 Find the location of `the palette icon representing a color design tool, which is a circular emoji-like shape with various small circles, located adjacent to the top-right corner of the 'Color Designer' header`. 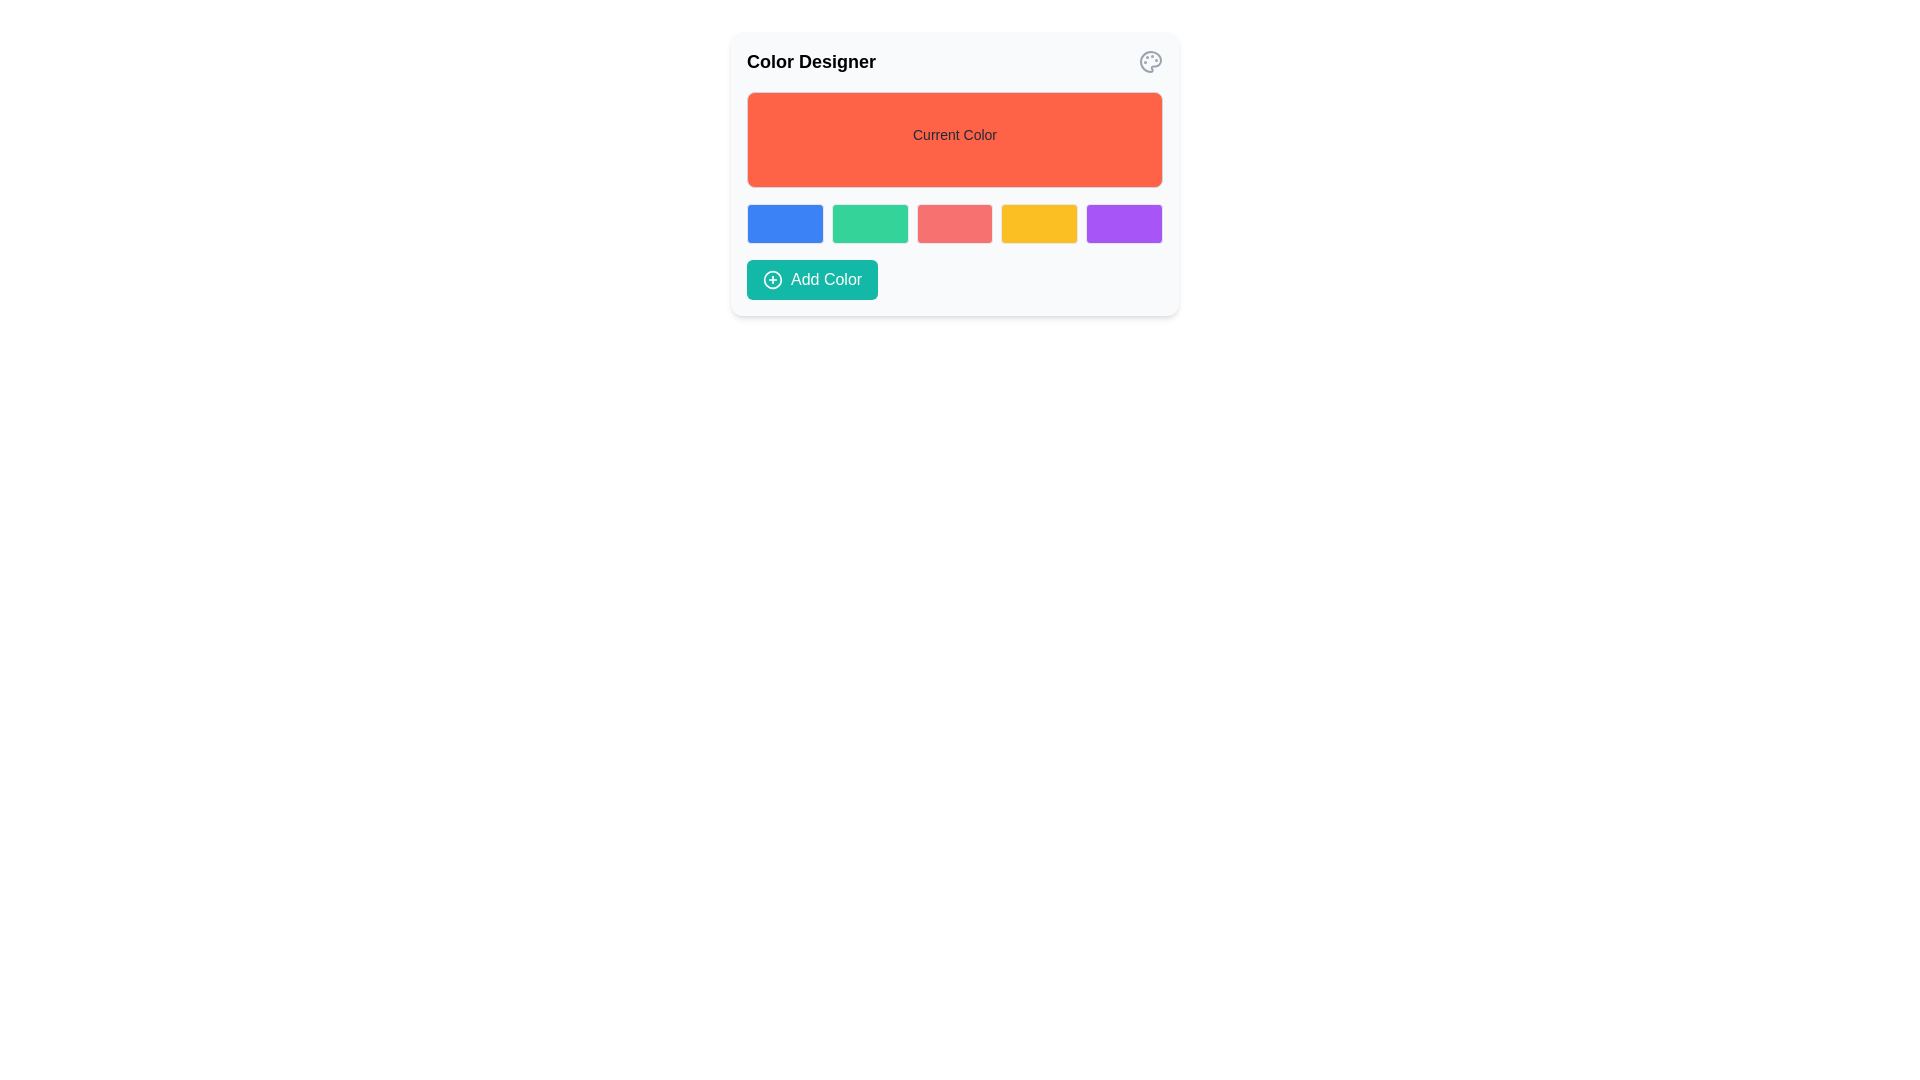

the palette icon representing a color design tool, which is a circular emoji-like shape with various small circles, located adjacent to the top-right corner of the 'Color Designer' header is located at coordinates (1151, 60).